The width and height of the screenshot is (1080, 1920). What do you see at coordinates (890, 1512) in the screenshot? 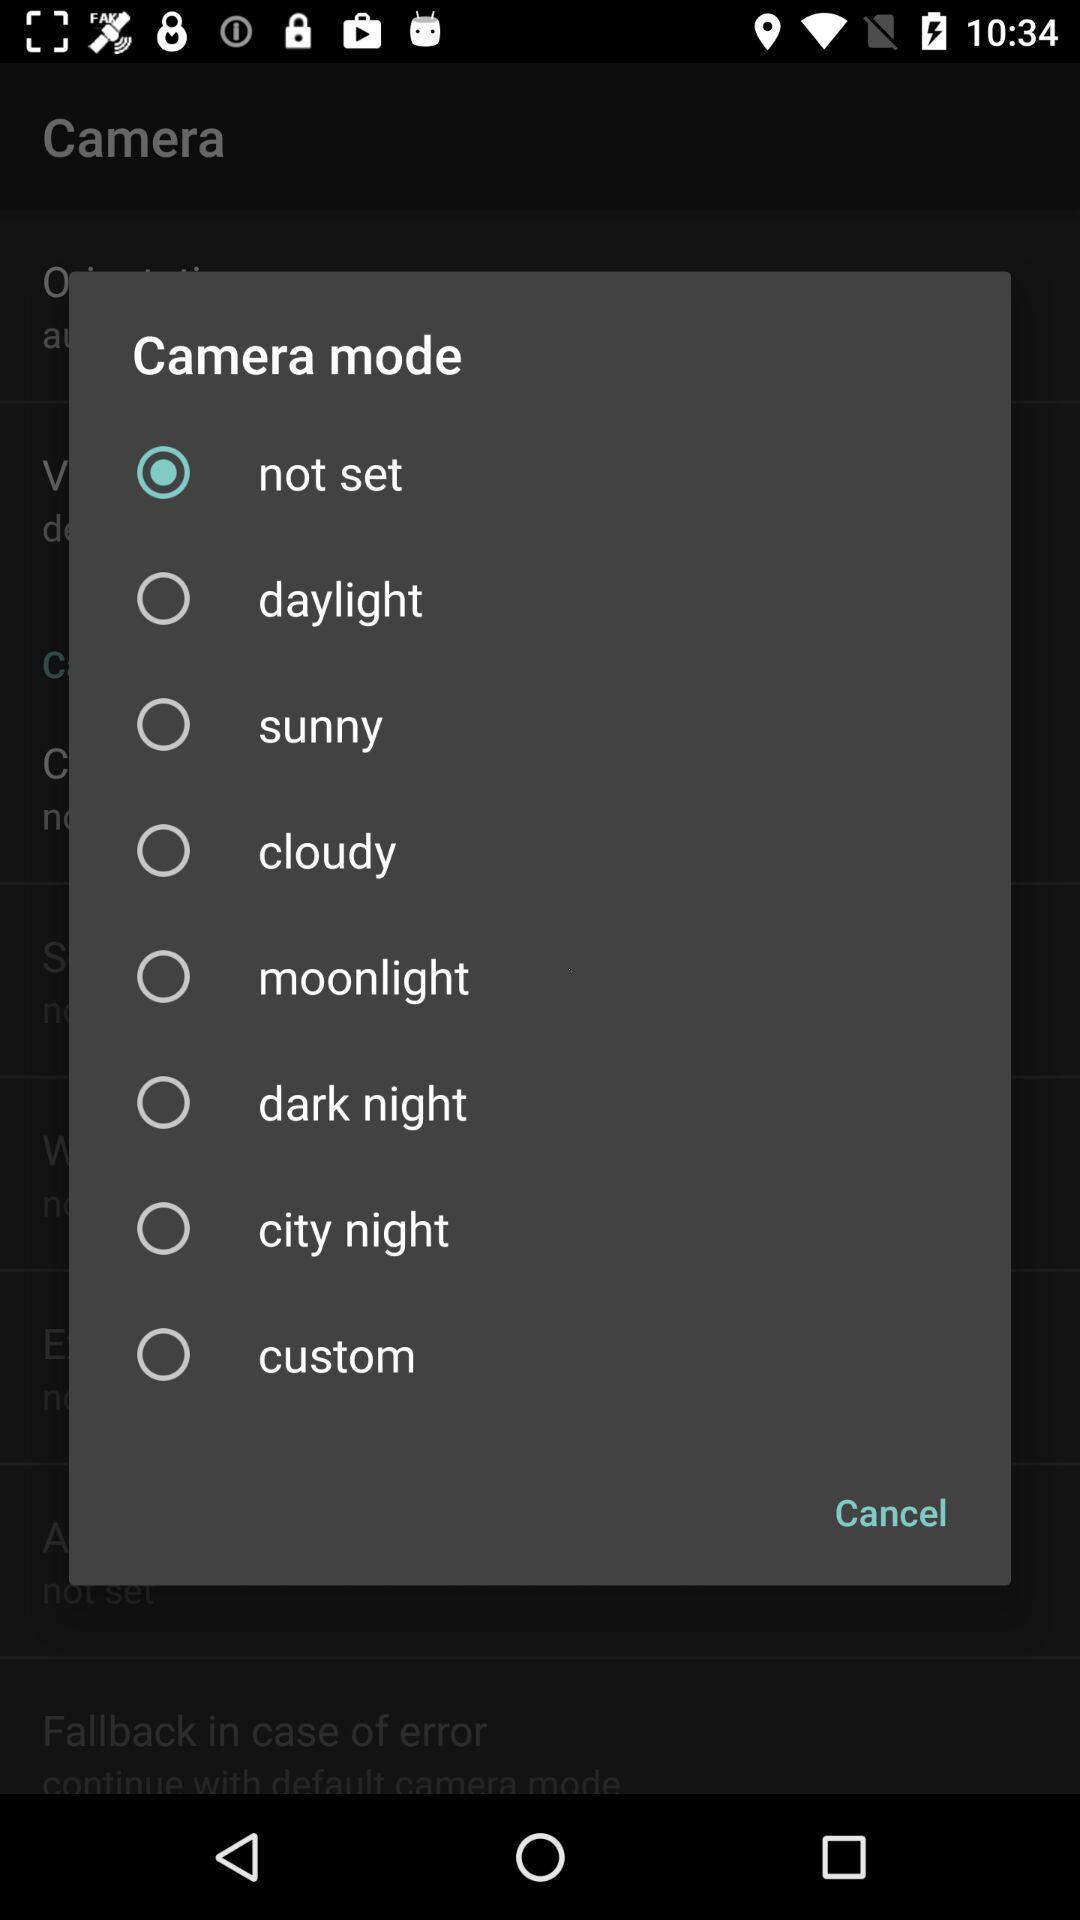
I see `icon at the bottom right corner` at bounding box center [890, 1512].